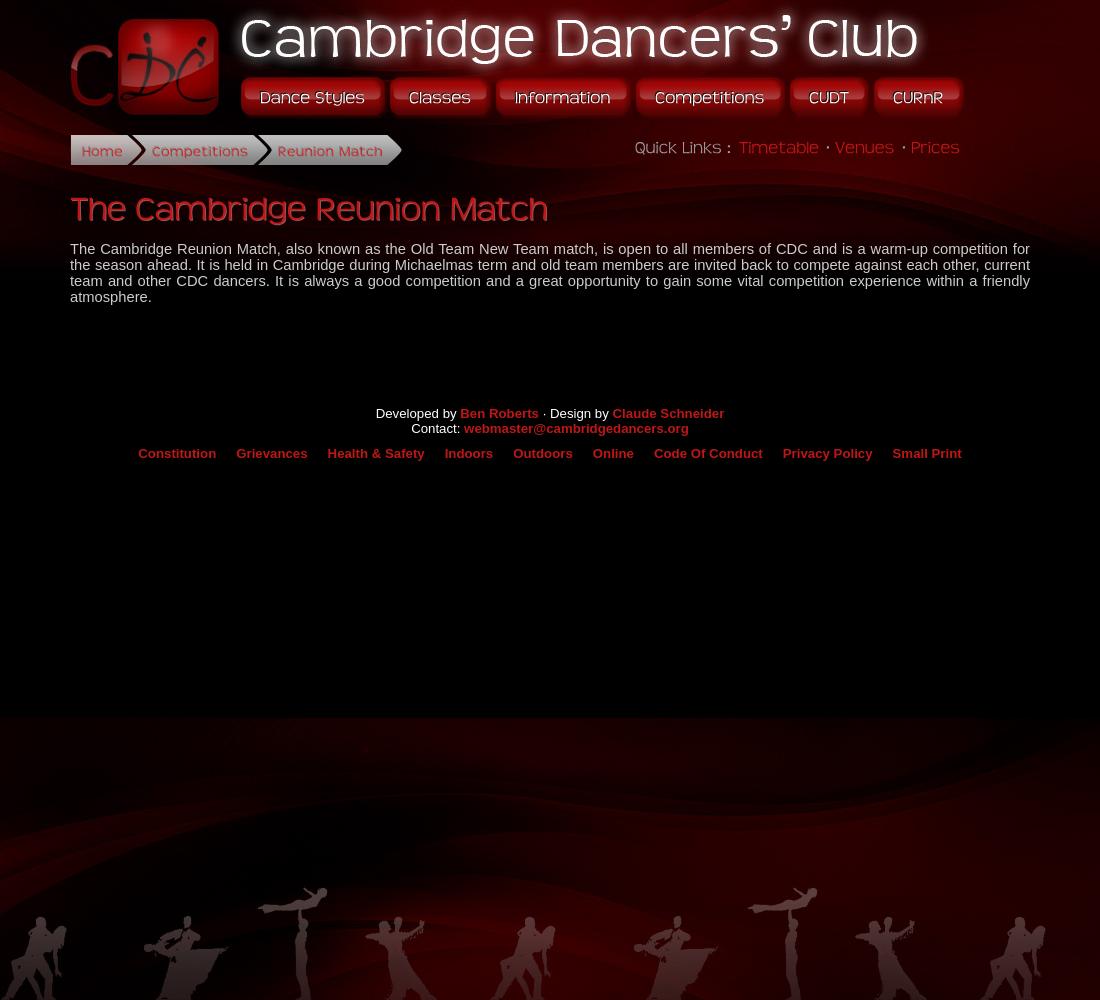 This screenshot has width=1100, height=1000. Describe the element at coordinates (574, 427) in the screenshot. I see `'webmaster@cambridgedancers.org'` at that location.